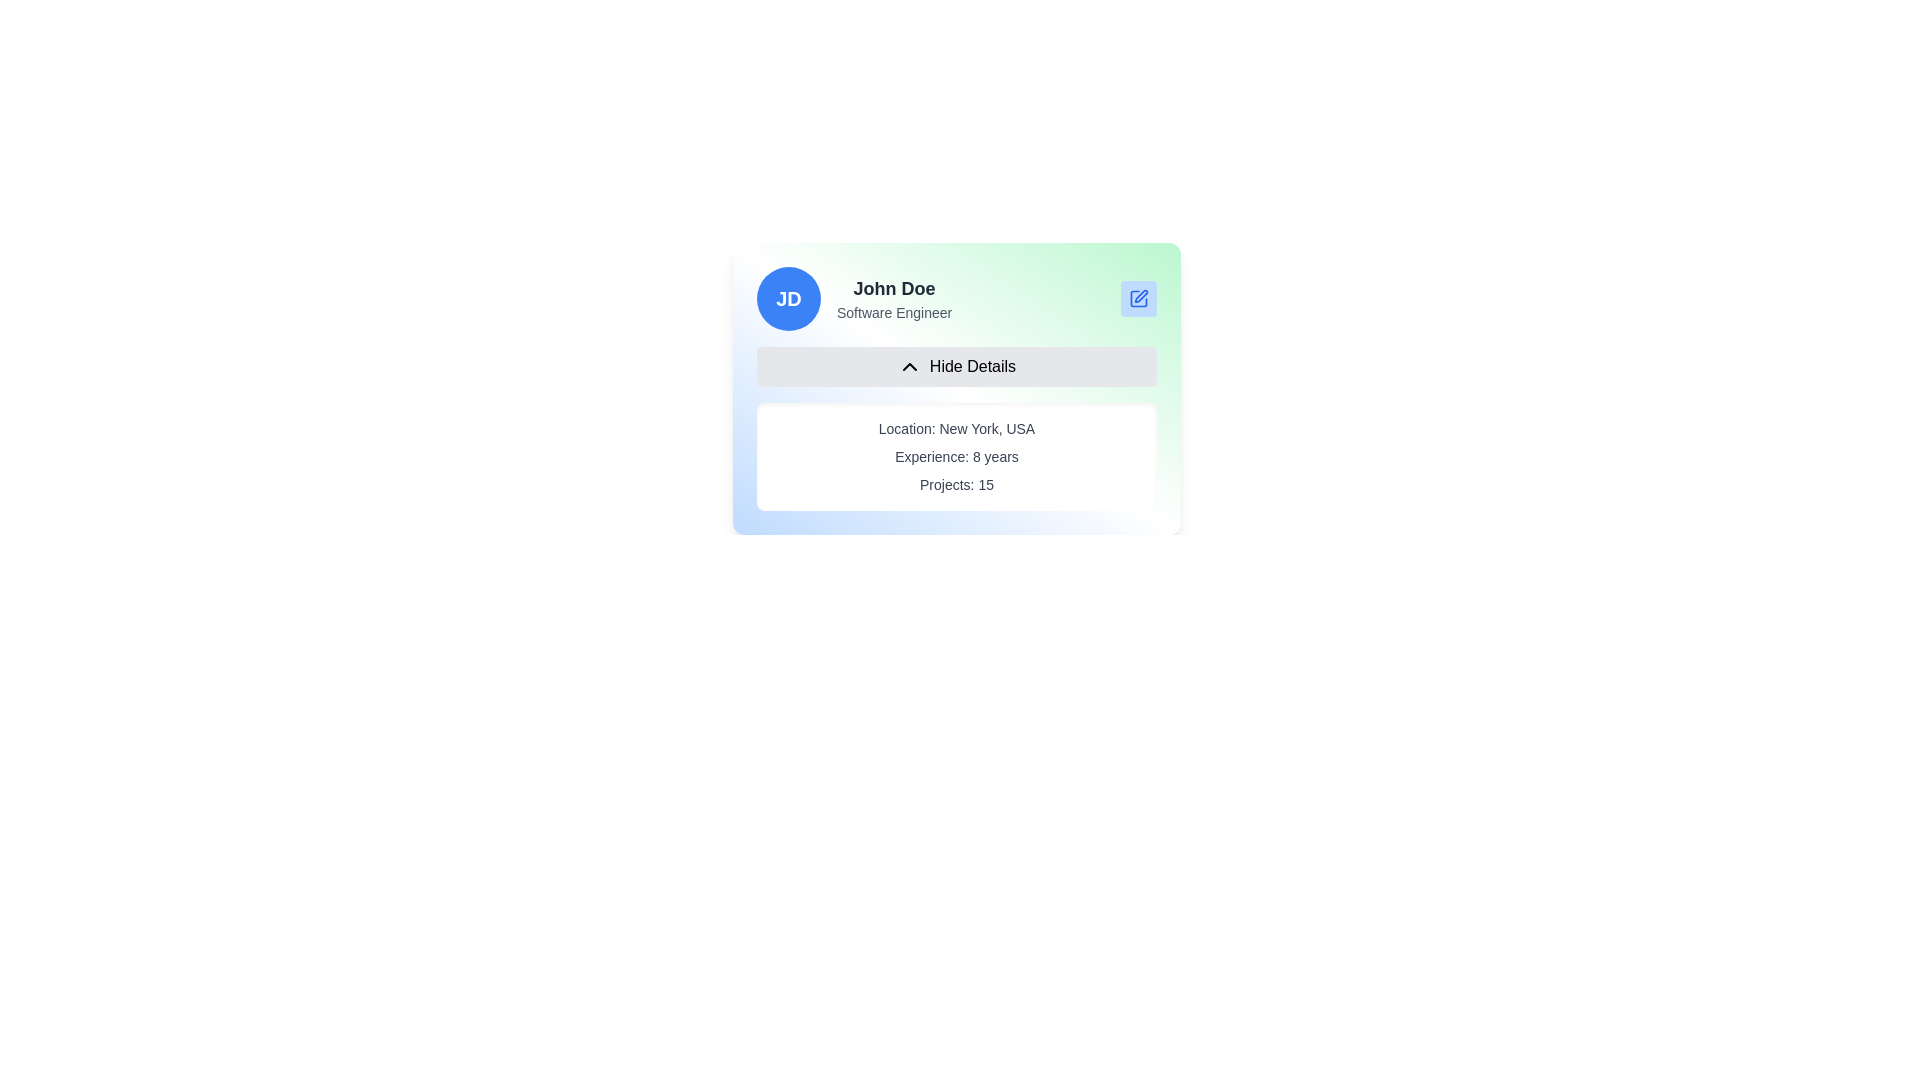 The width and height of the screenshot is (1920, 1080). I want to click on the small upward-pointing chevron icon located within the 'Hide Details' button, so click(908, 366).